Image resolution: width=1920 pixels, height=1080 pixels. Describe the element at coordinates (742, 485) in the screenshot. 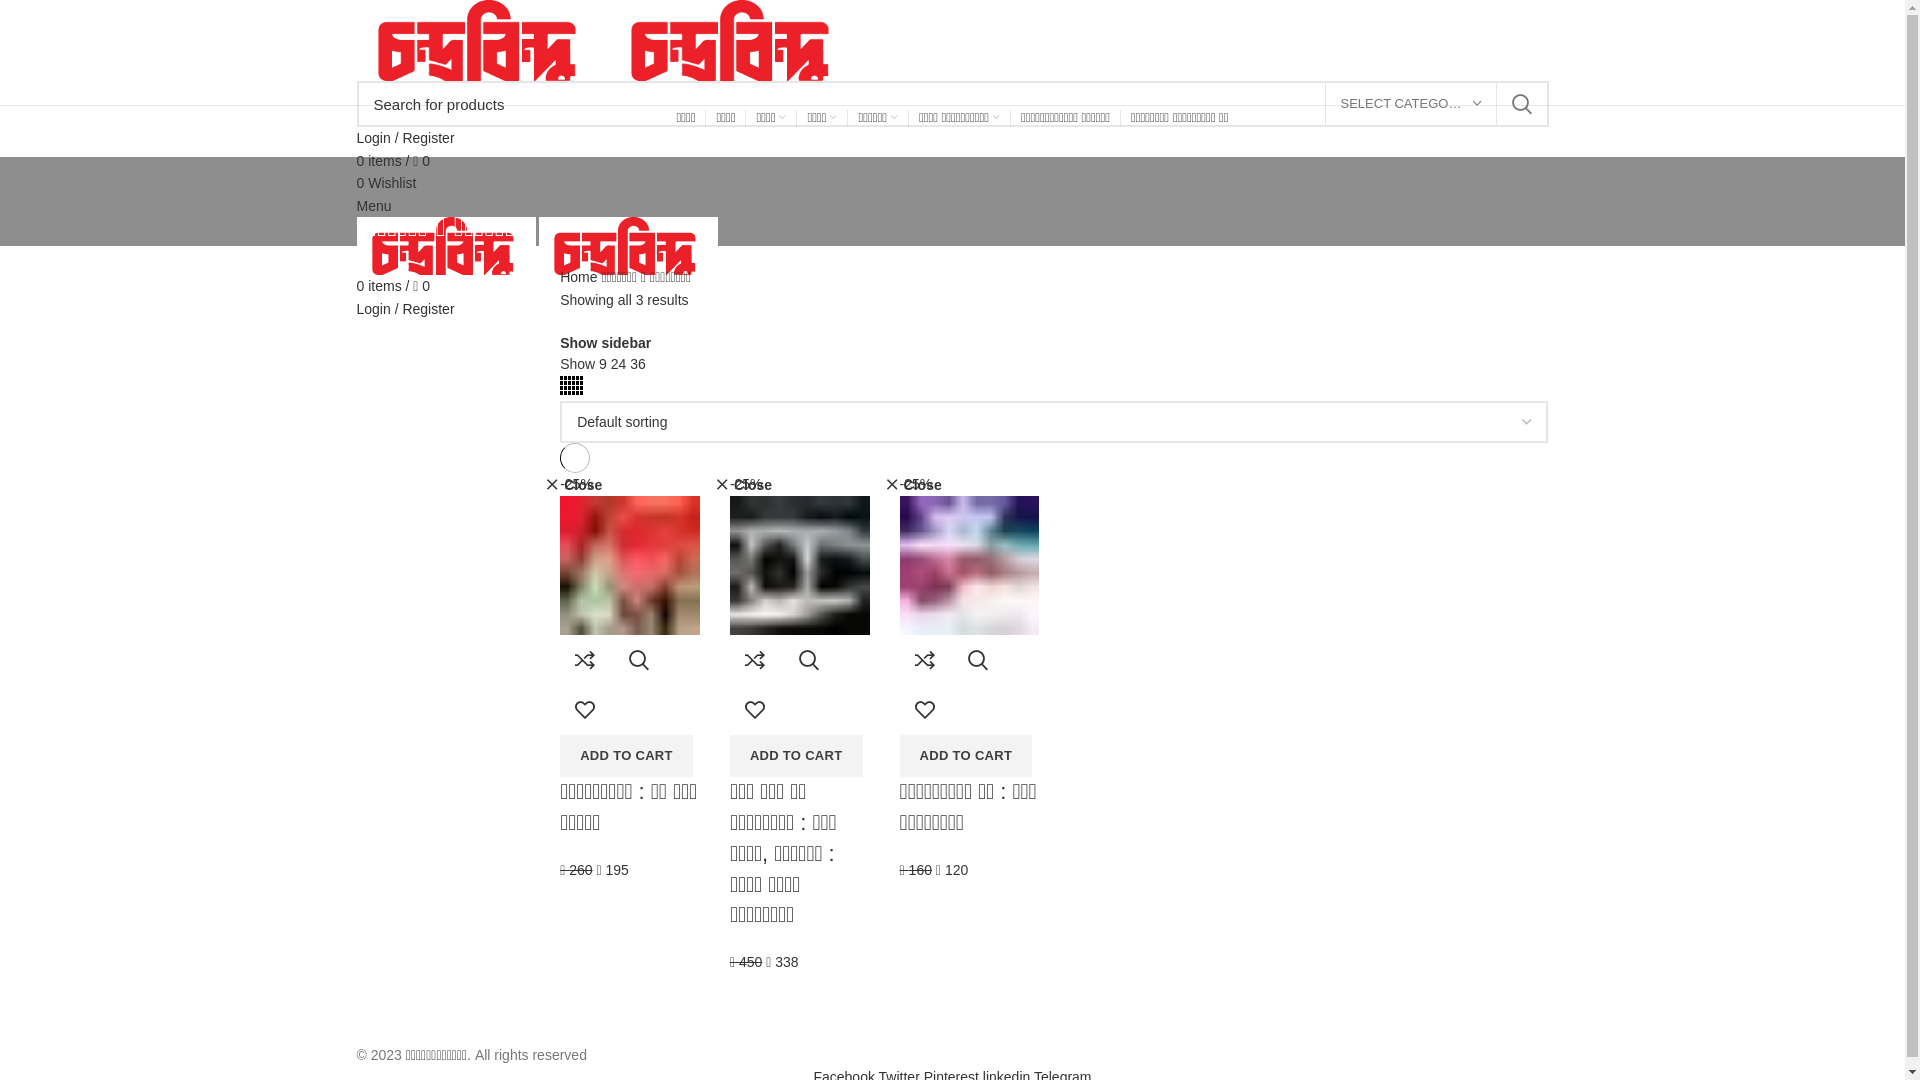

I see `'Close'` at that location.